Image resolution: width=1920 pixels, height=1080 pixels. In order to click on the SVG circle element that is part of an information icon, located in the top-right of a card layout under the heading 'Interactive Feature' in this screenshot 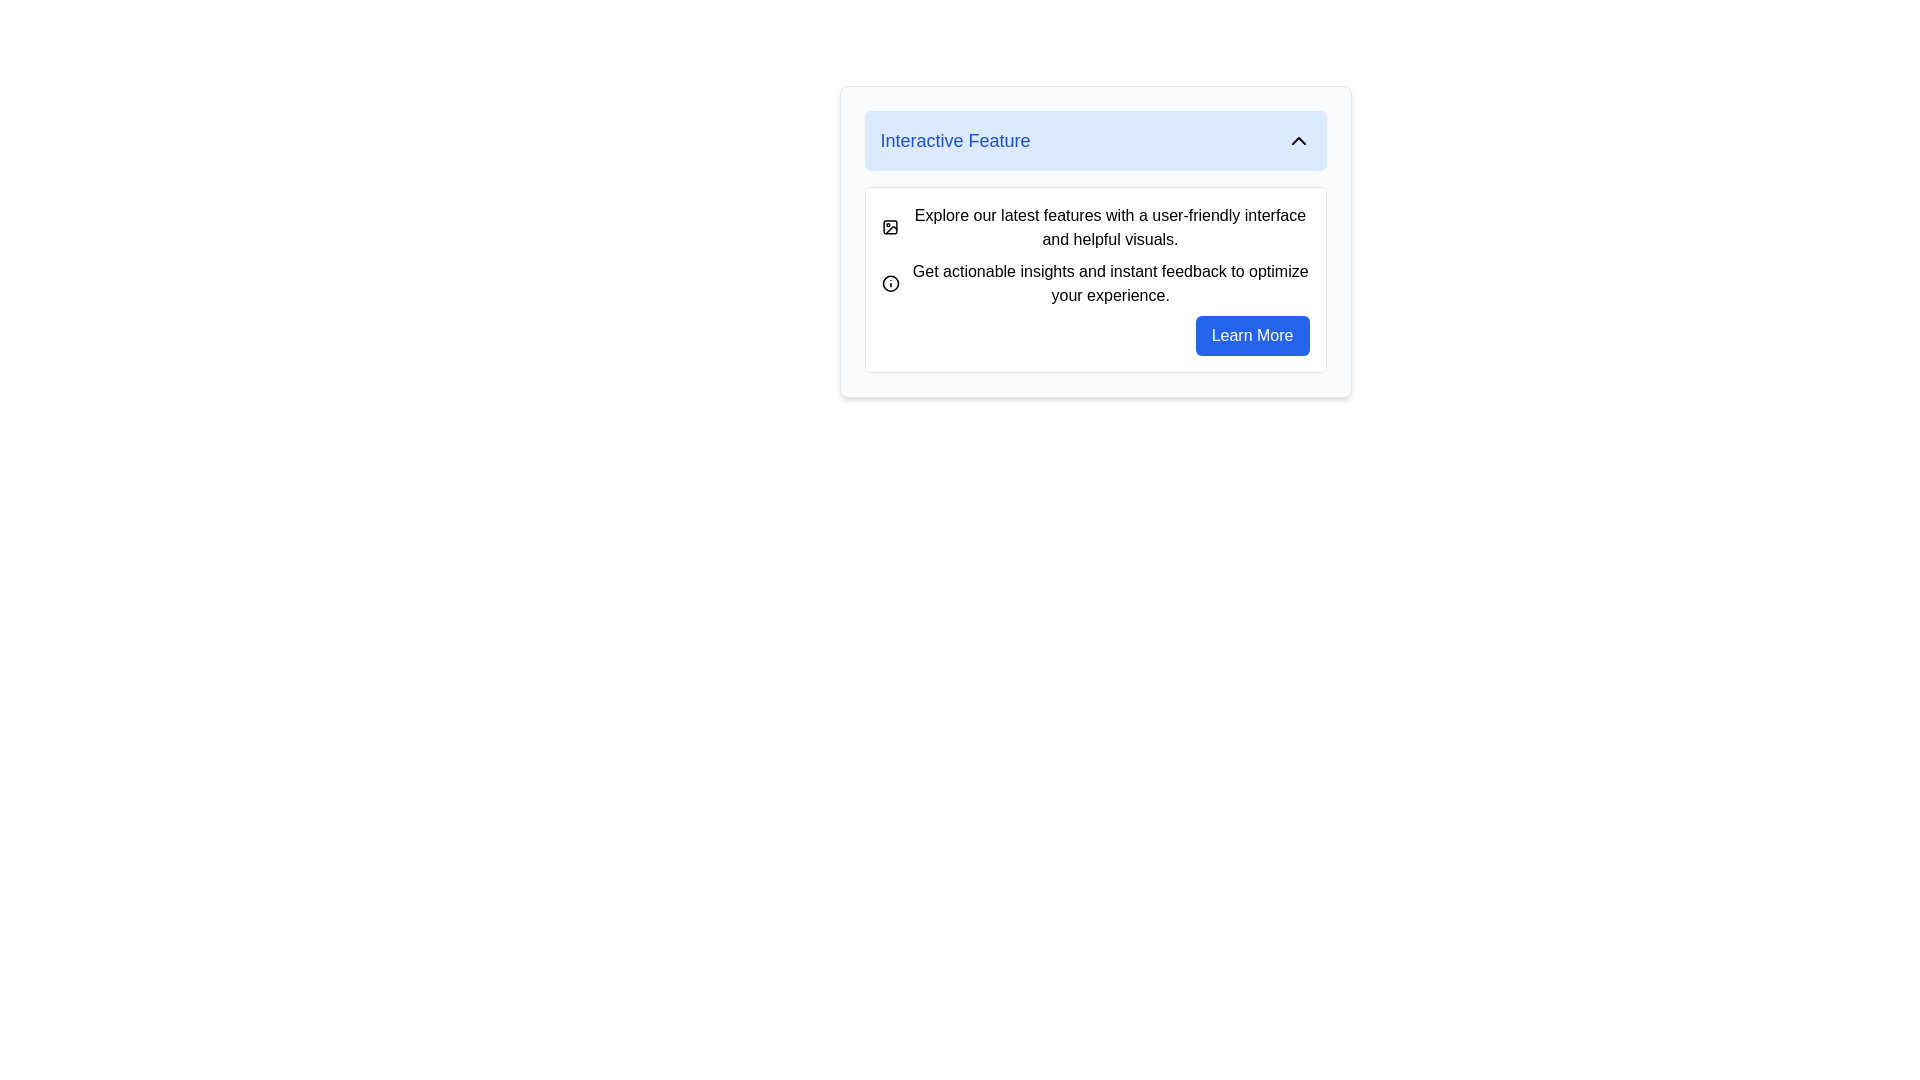, I will do `click(889, 284)`.